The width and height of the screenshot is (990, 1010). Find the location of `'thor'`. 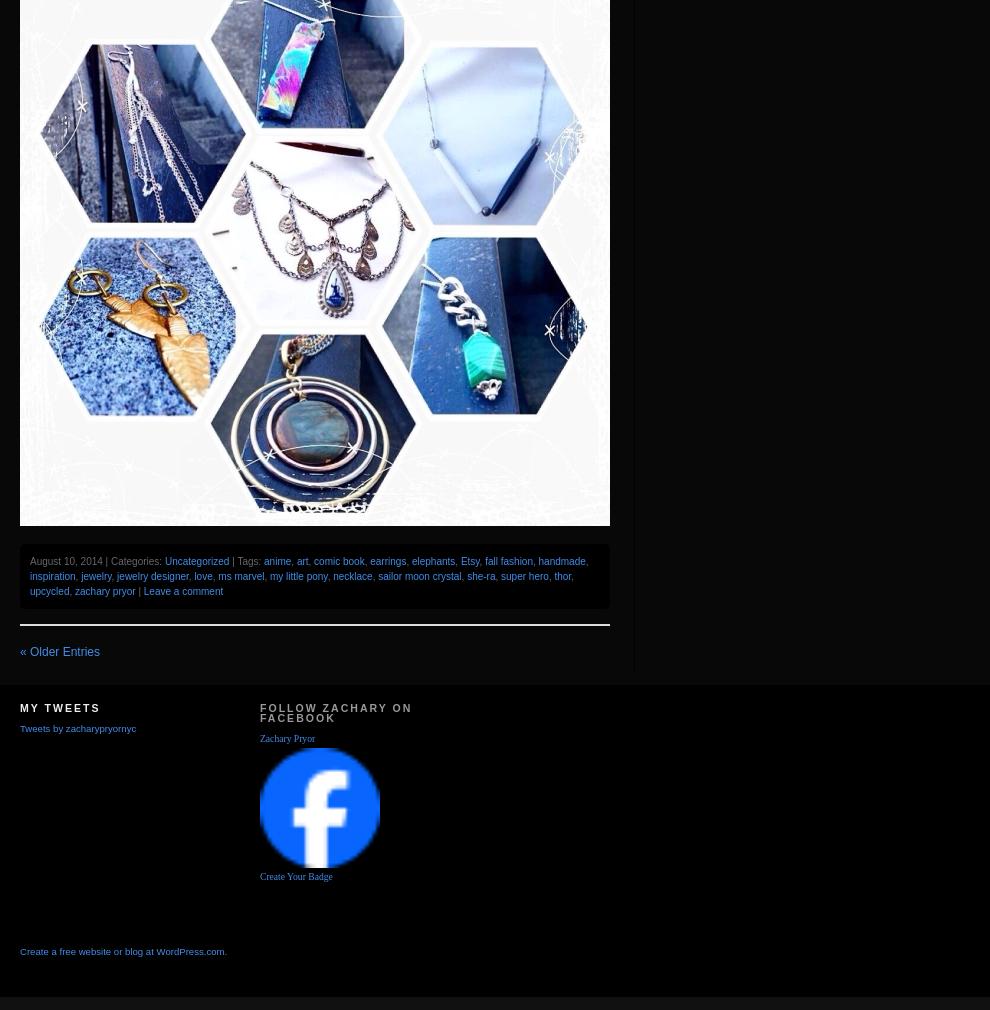

'thor' is located at coordinates (562, 575).